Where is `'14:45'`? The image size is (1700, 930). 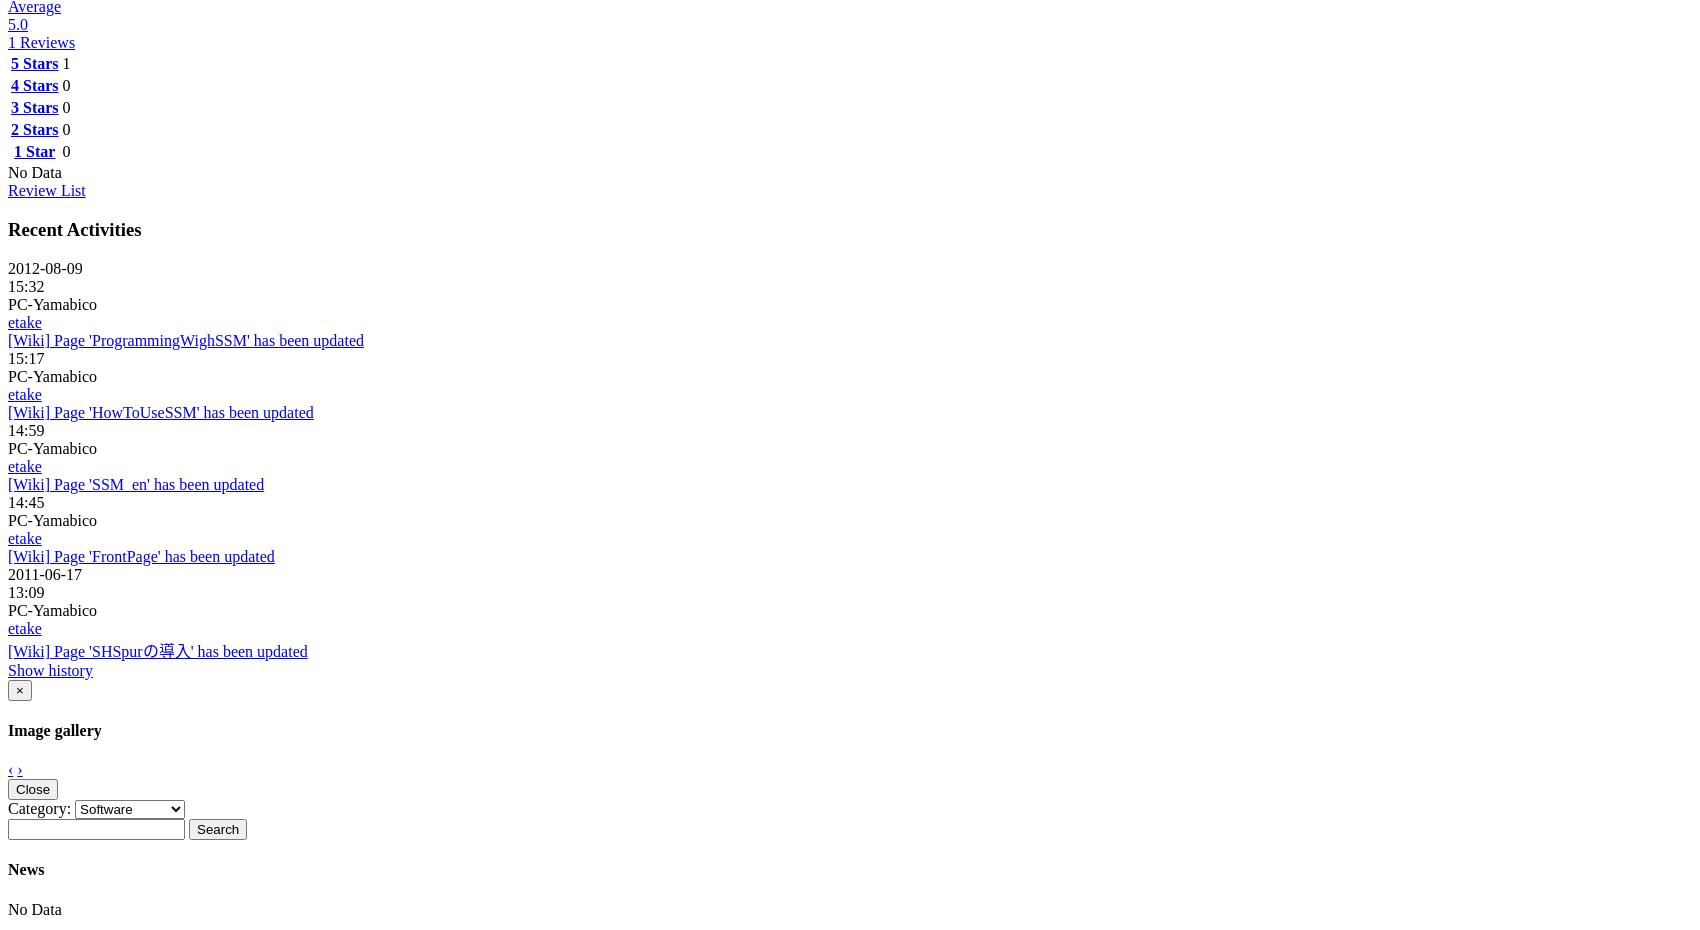
'14:45' is located at coordinates (26, 500).